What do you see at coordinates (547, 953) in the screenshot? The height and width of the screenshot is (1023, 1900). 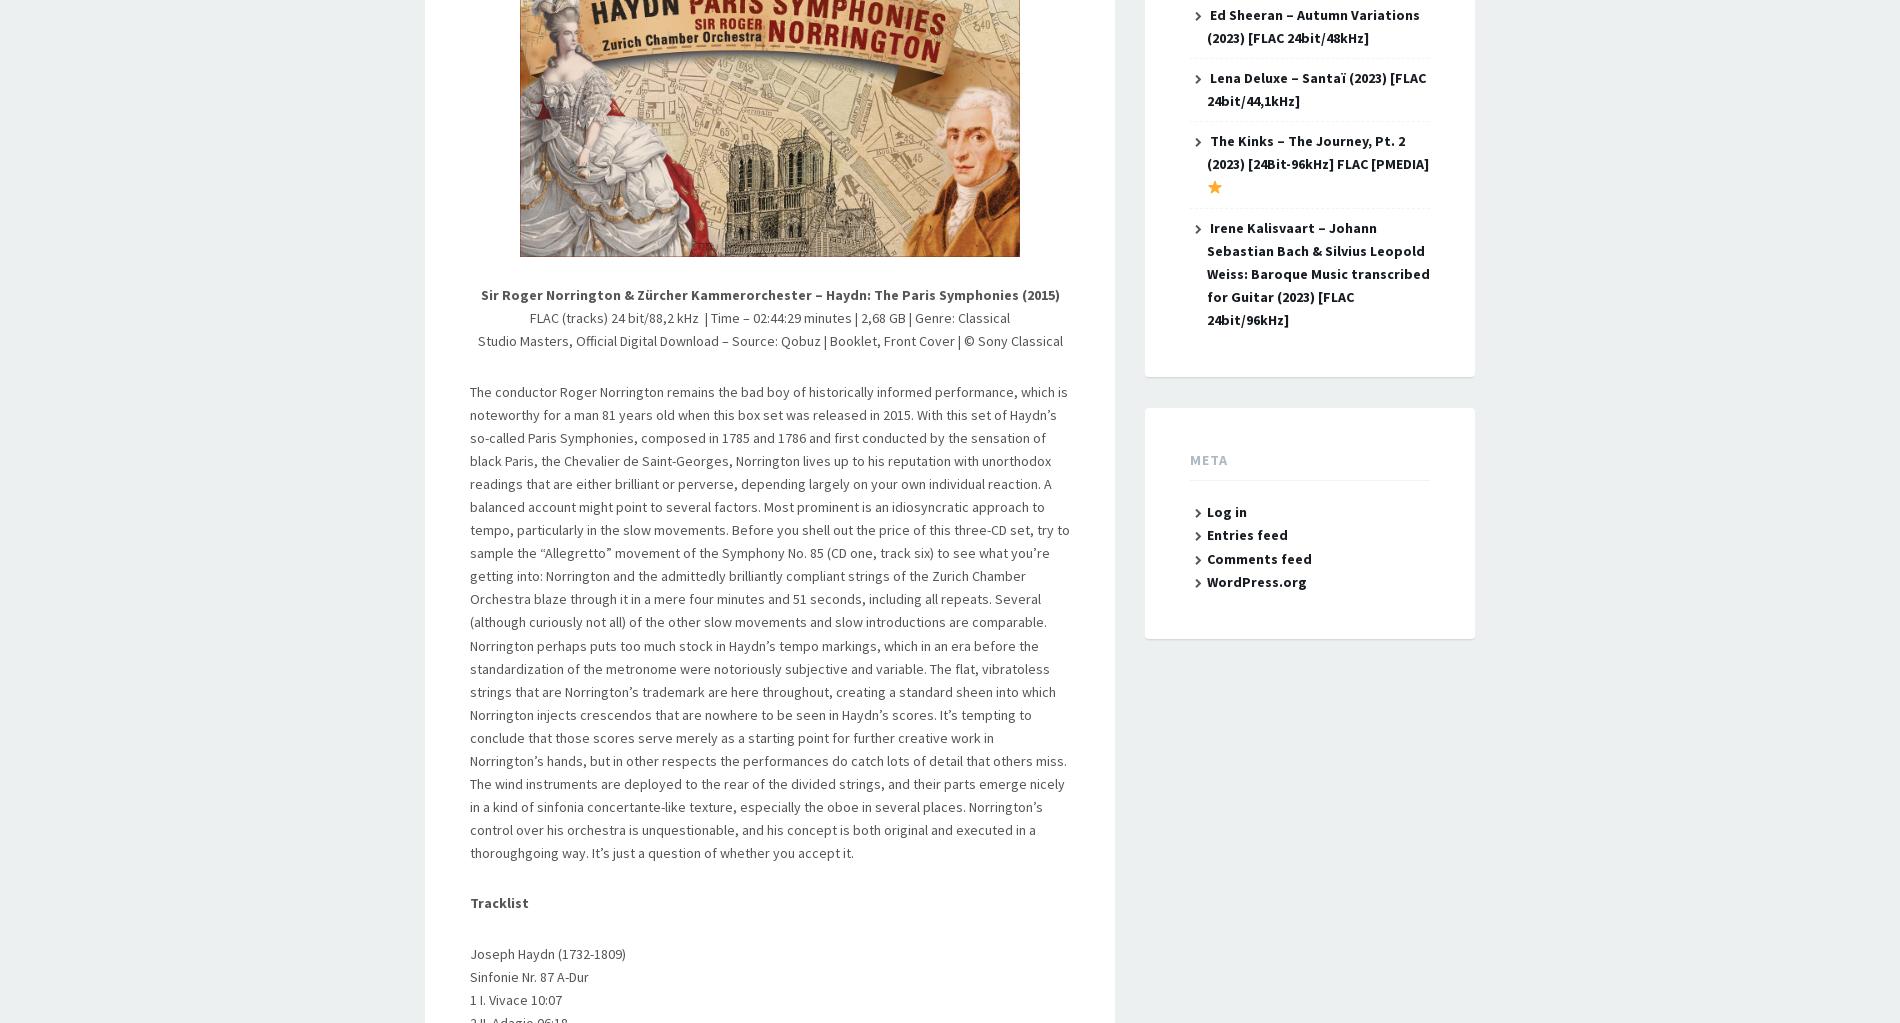 I see `'Joseph Haydn (1732-1809)'` at bounding box center [547, 953].